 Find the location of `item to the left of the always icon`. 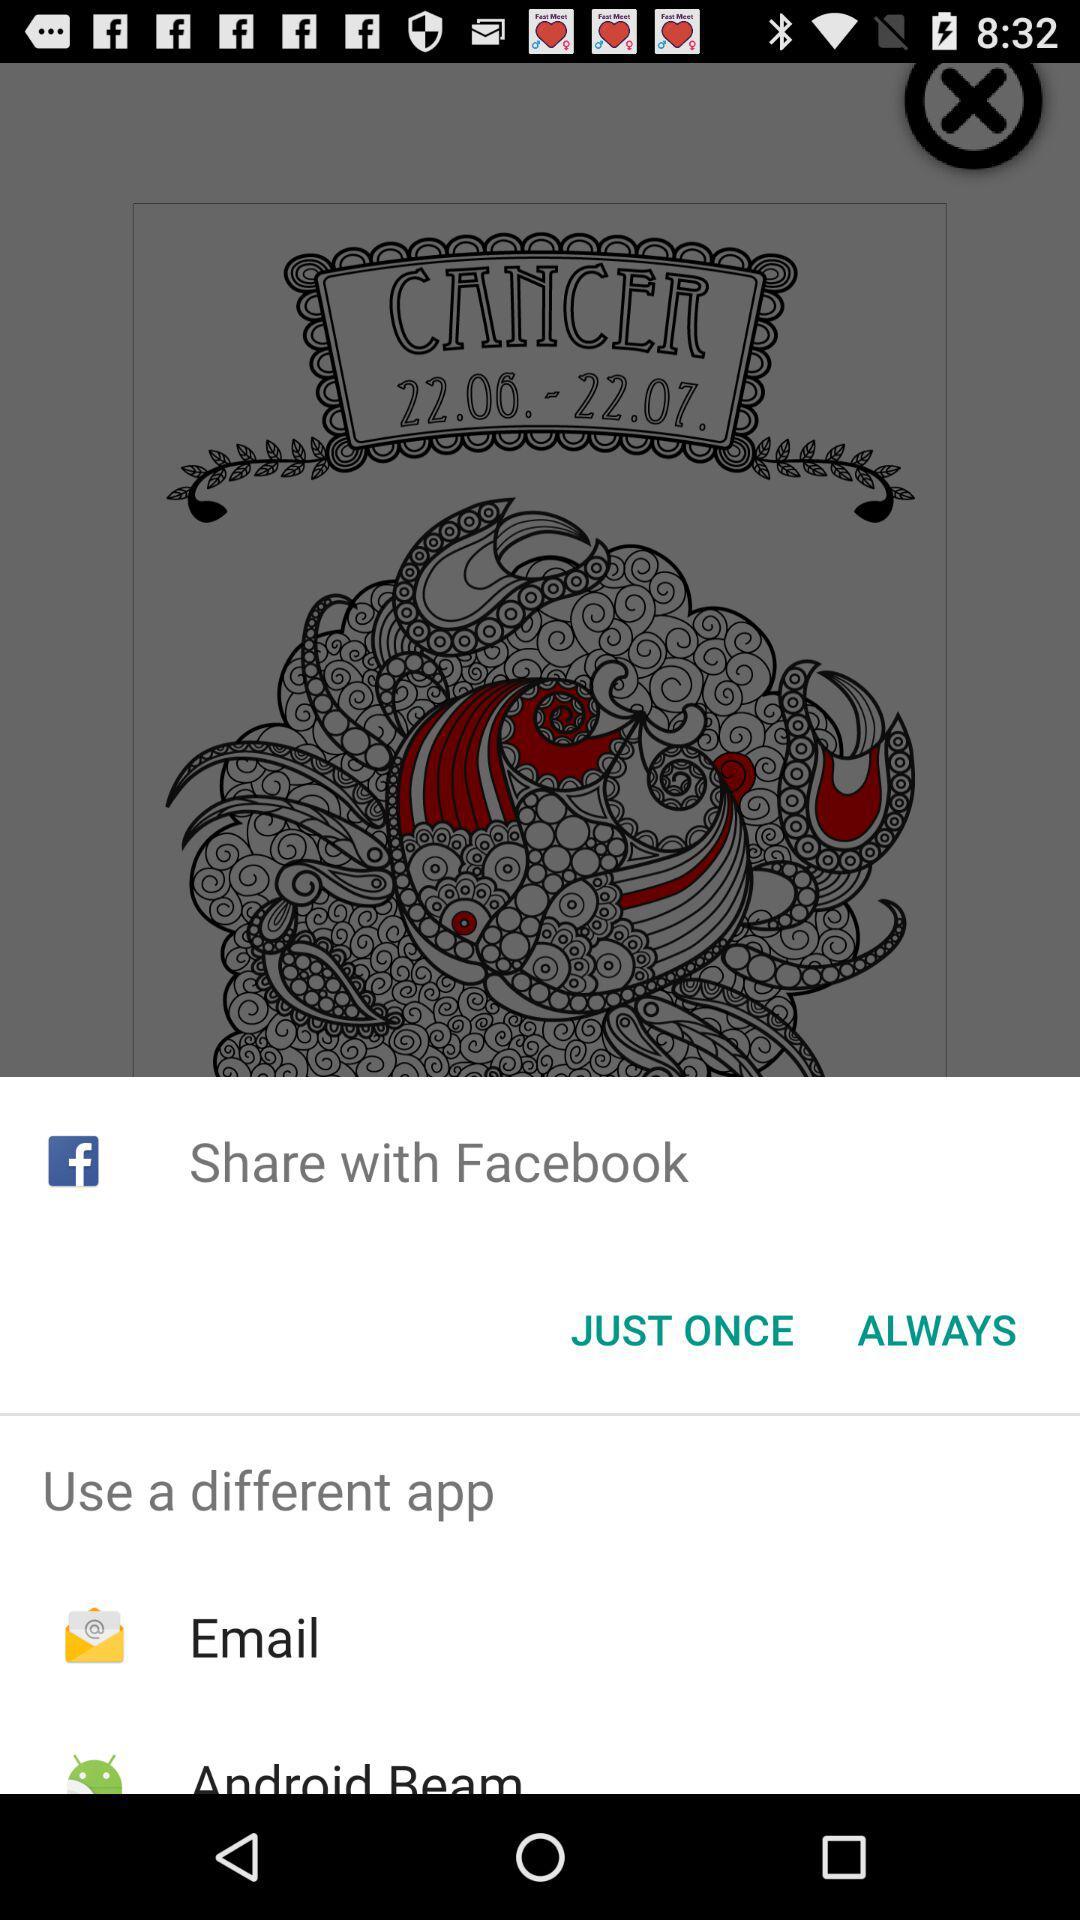

item to the left of the always icon is located at coordinates (681, 1329).